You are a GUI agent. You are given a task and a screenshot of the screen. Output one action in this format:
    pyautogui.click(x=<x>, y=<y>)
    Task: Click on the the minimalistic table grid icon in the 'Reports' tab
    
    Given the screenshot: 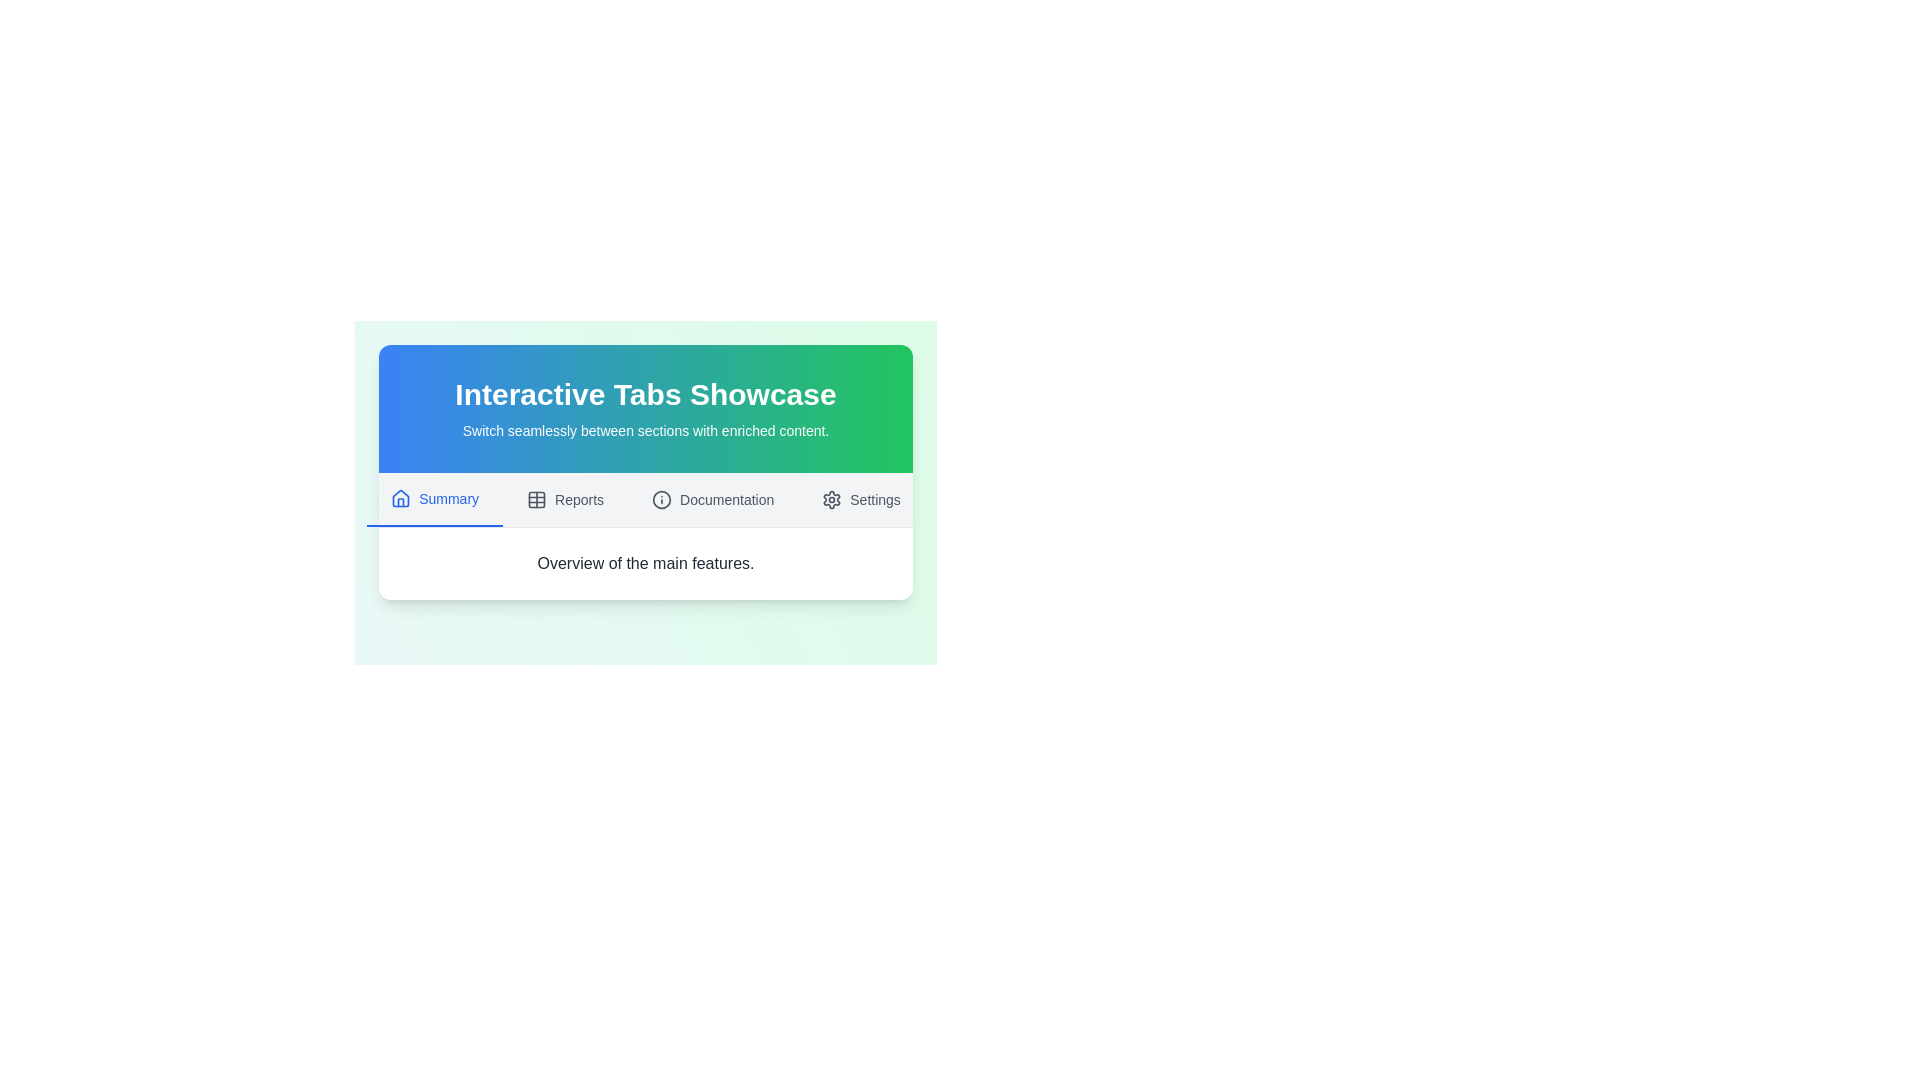 What is the action you would take?
    pyautogui.click(x=537, y=499)
    